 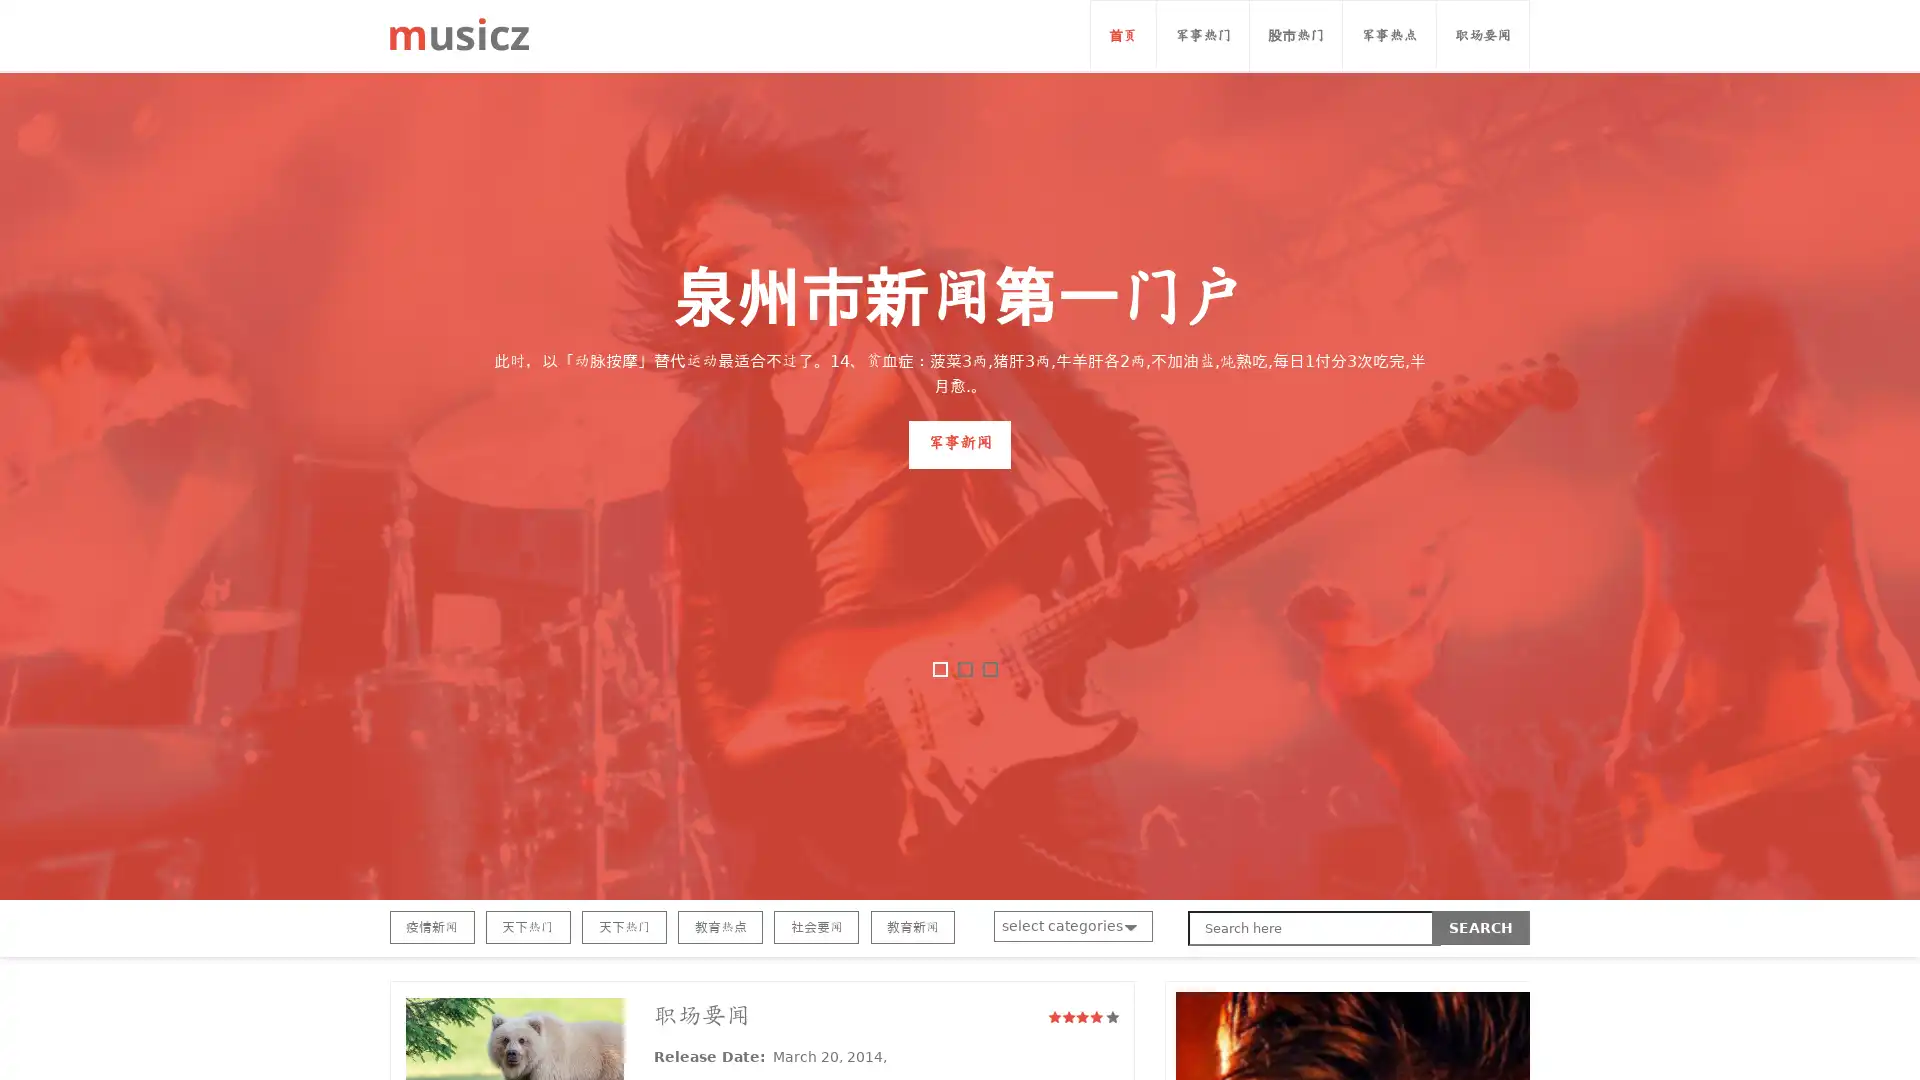 I want to click on search, so click(x=1481, y=928).